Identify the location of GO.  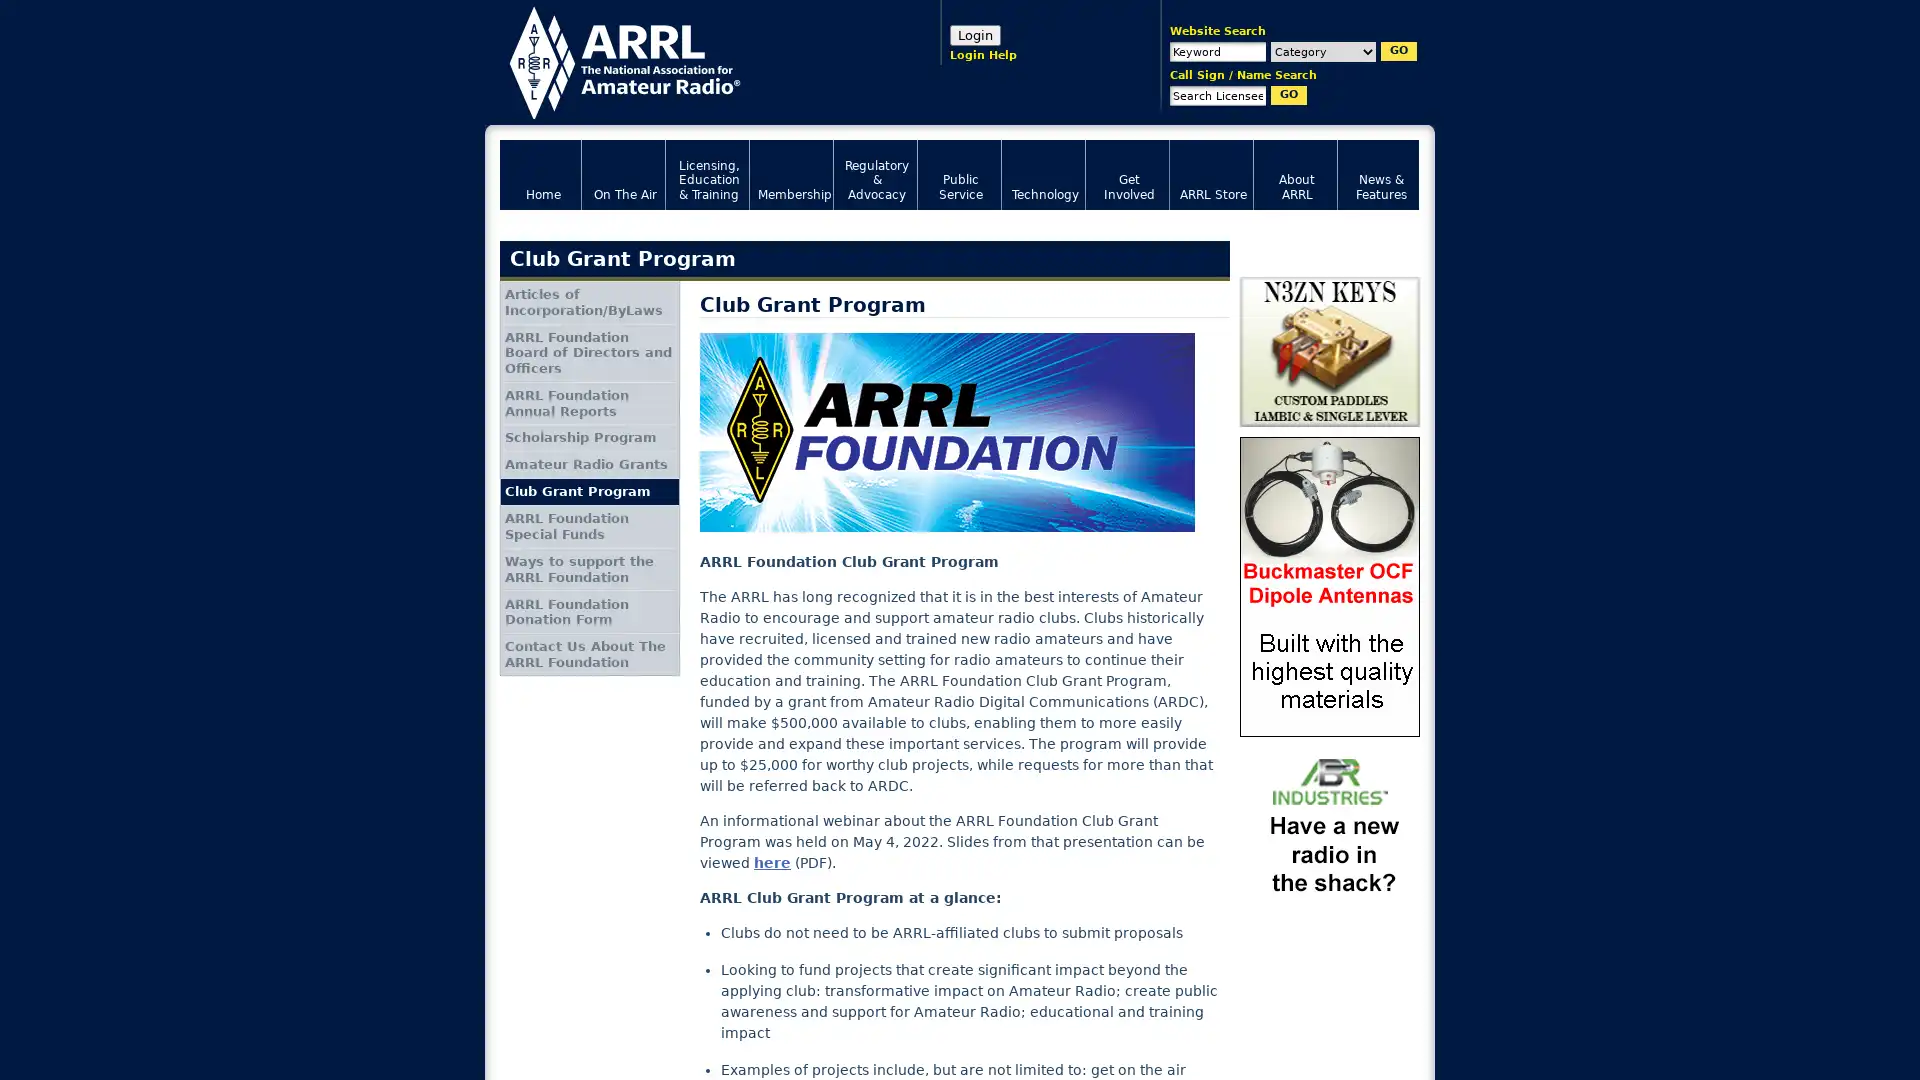
(1289, 95).